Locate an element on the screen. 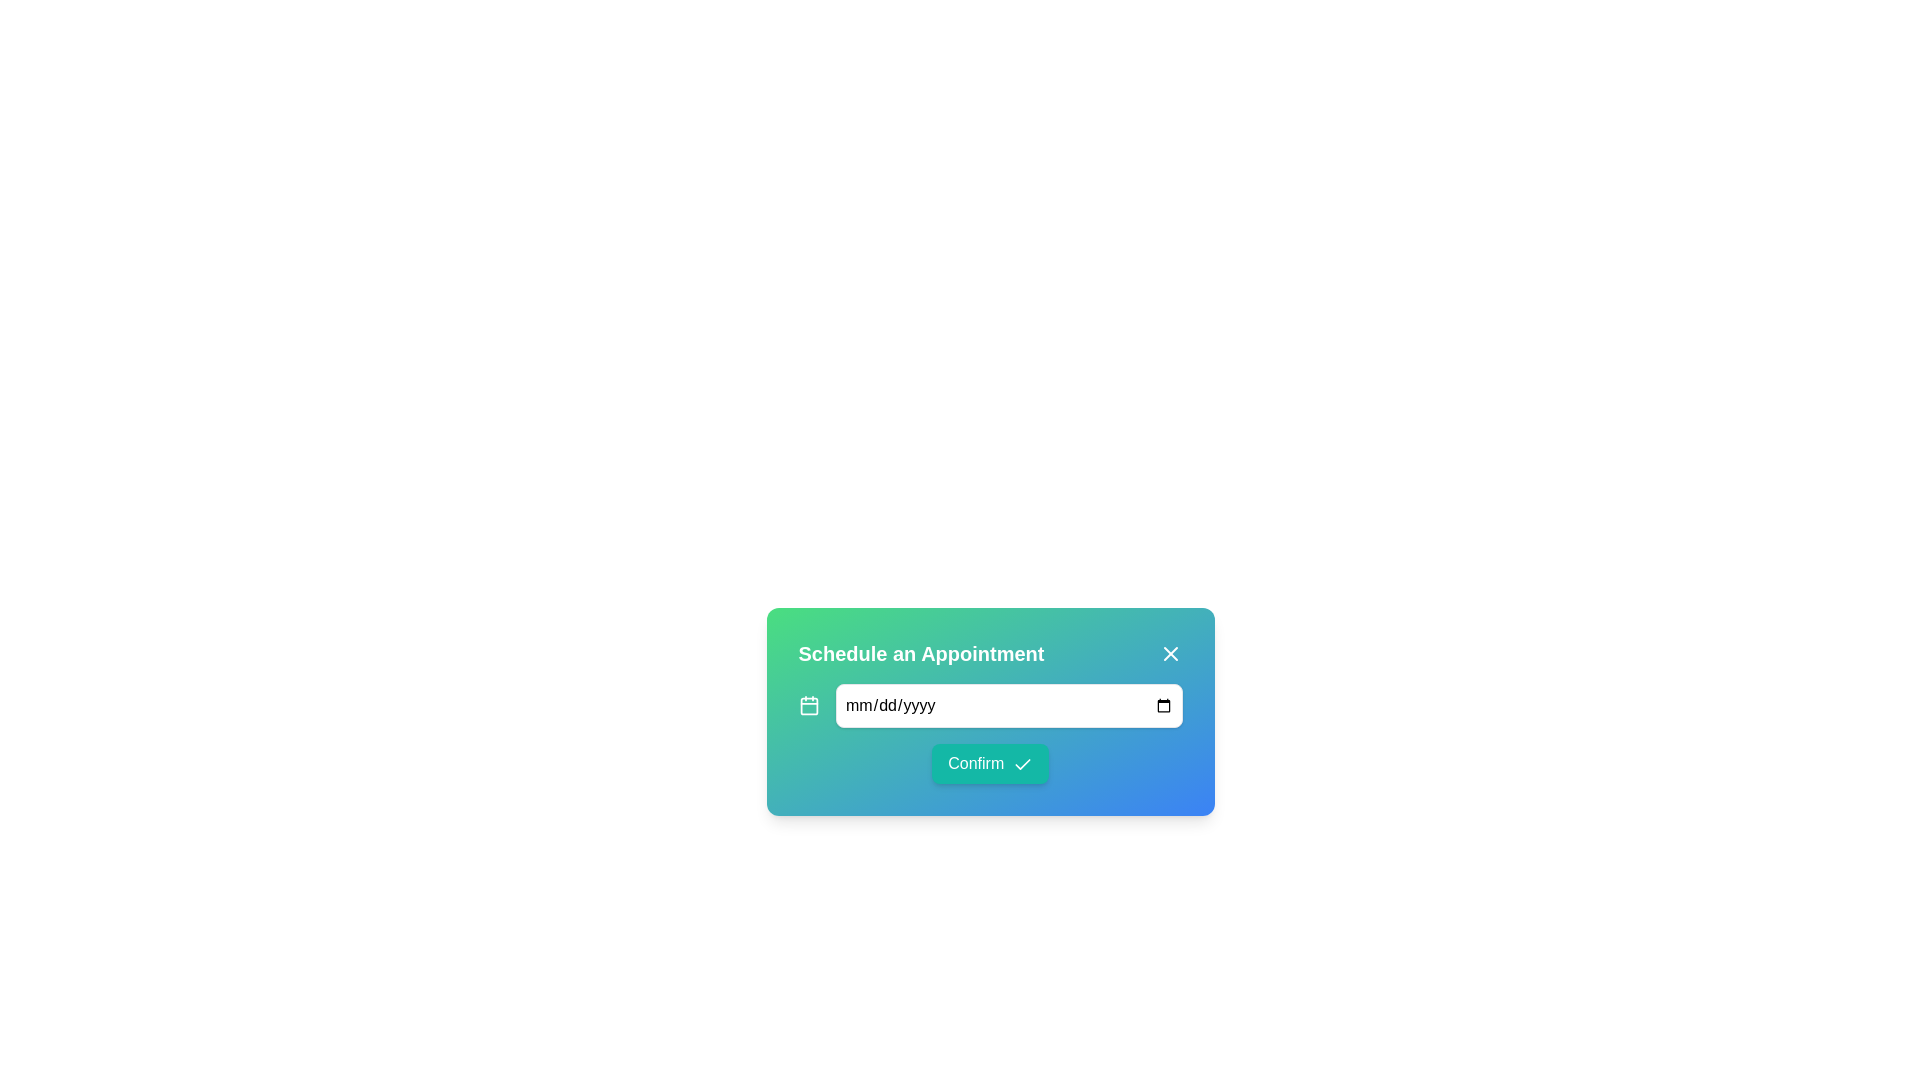 This screenshot has height=1080, width=1920. the decorative confirmation icon located centrally inside the 'Confirm' button, which is below the date input field in the 'Schedule an Appointment' dialog box is located at coordinates (1022, 764).